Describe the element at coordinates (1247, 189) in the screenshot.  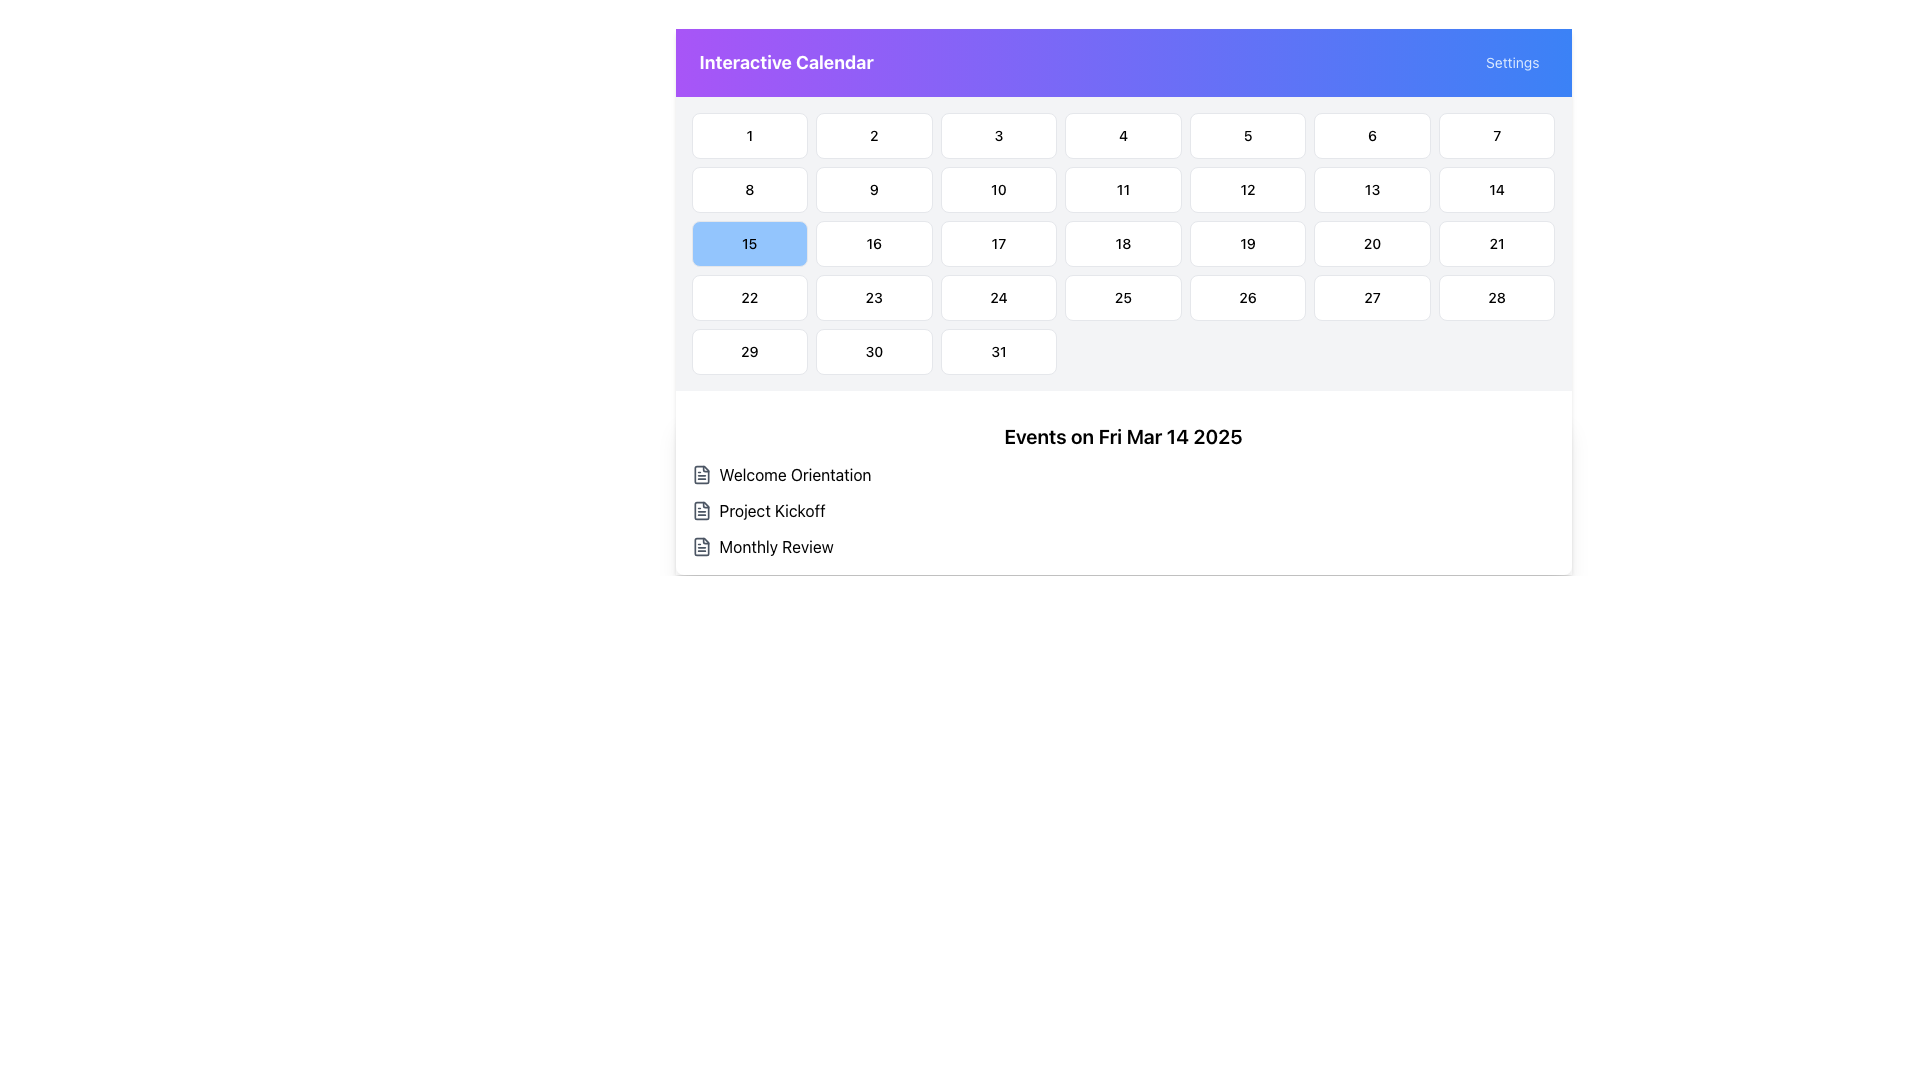
I see `the calendar cell displaying the number '12'` at that location.